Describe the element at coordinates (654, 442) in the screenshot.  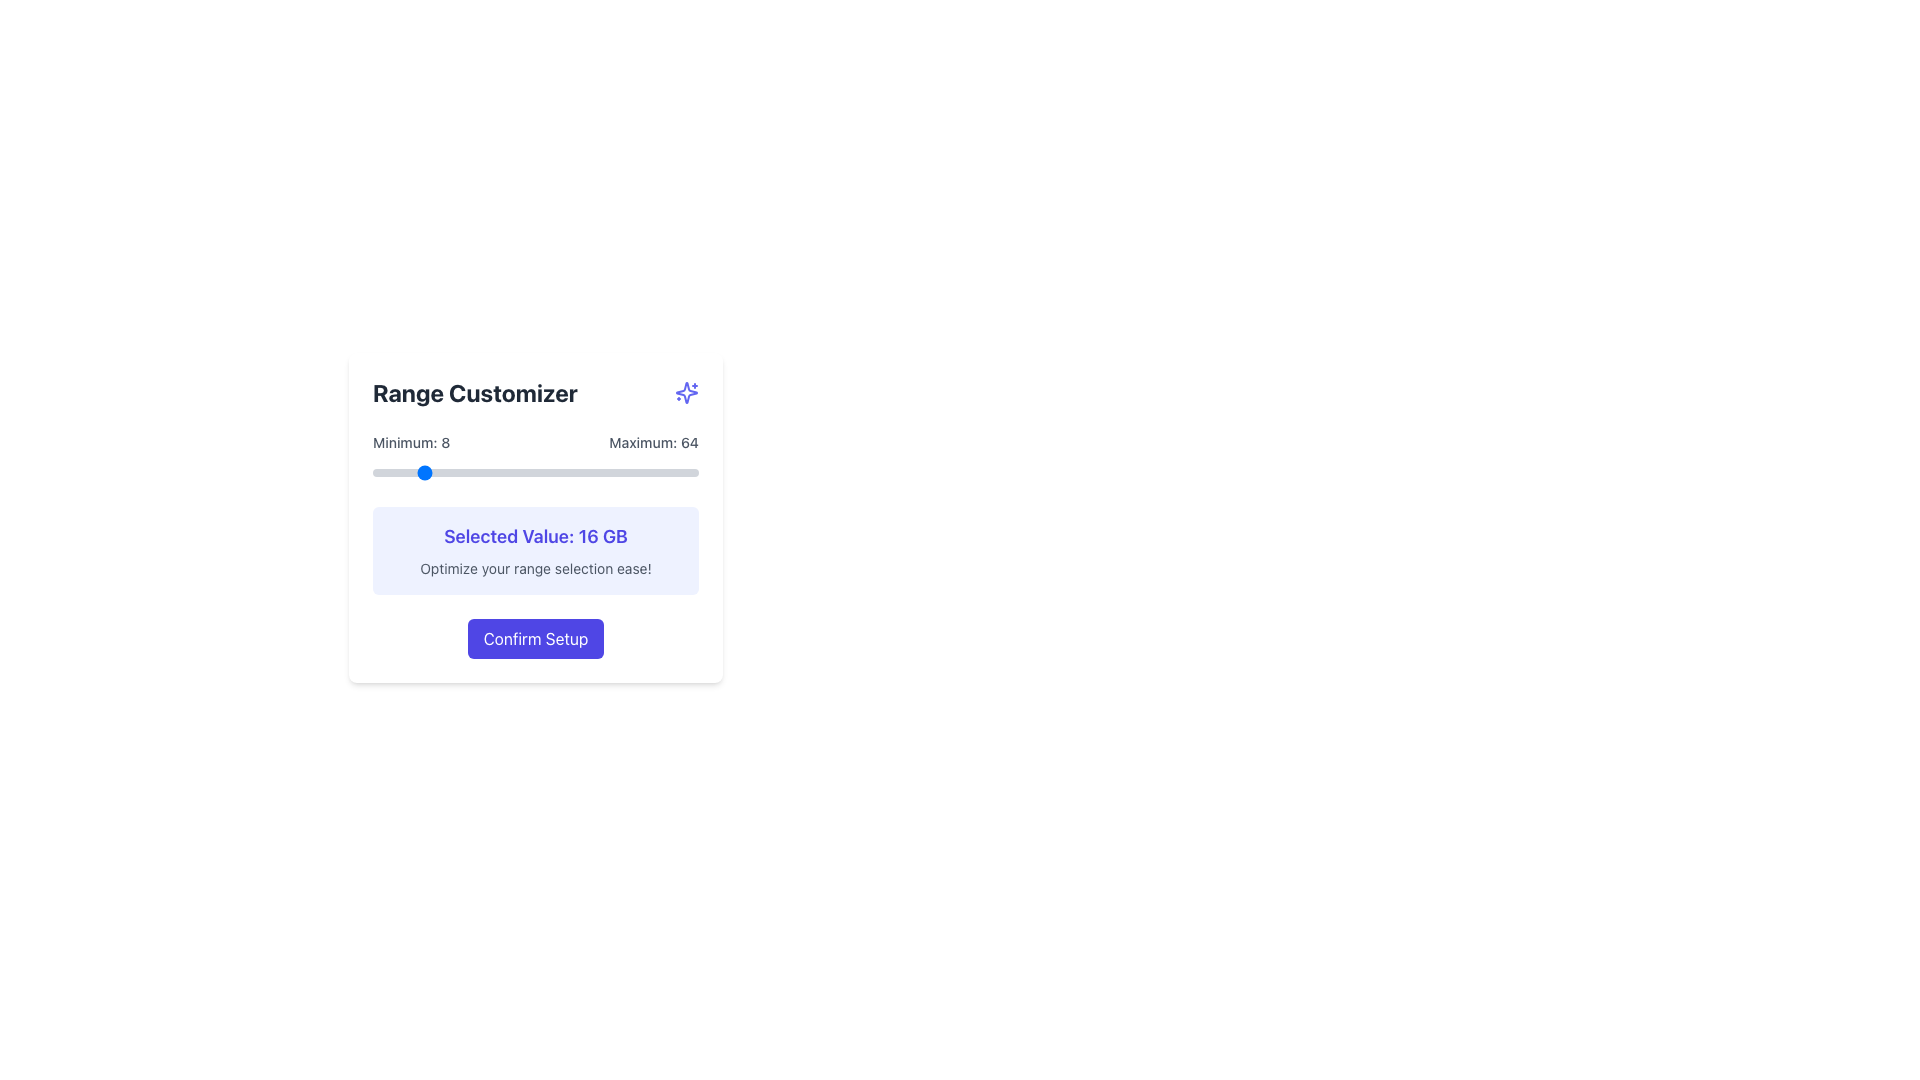
I see `the static text label indicating the upper limit of the range selector, positioned to the right of 'Minimum: 8'` at that location.